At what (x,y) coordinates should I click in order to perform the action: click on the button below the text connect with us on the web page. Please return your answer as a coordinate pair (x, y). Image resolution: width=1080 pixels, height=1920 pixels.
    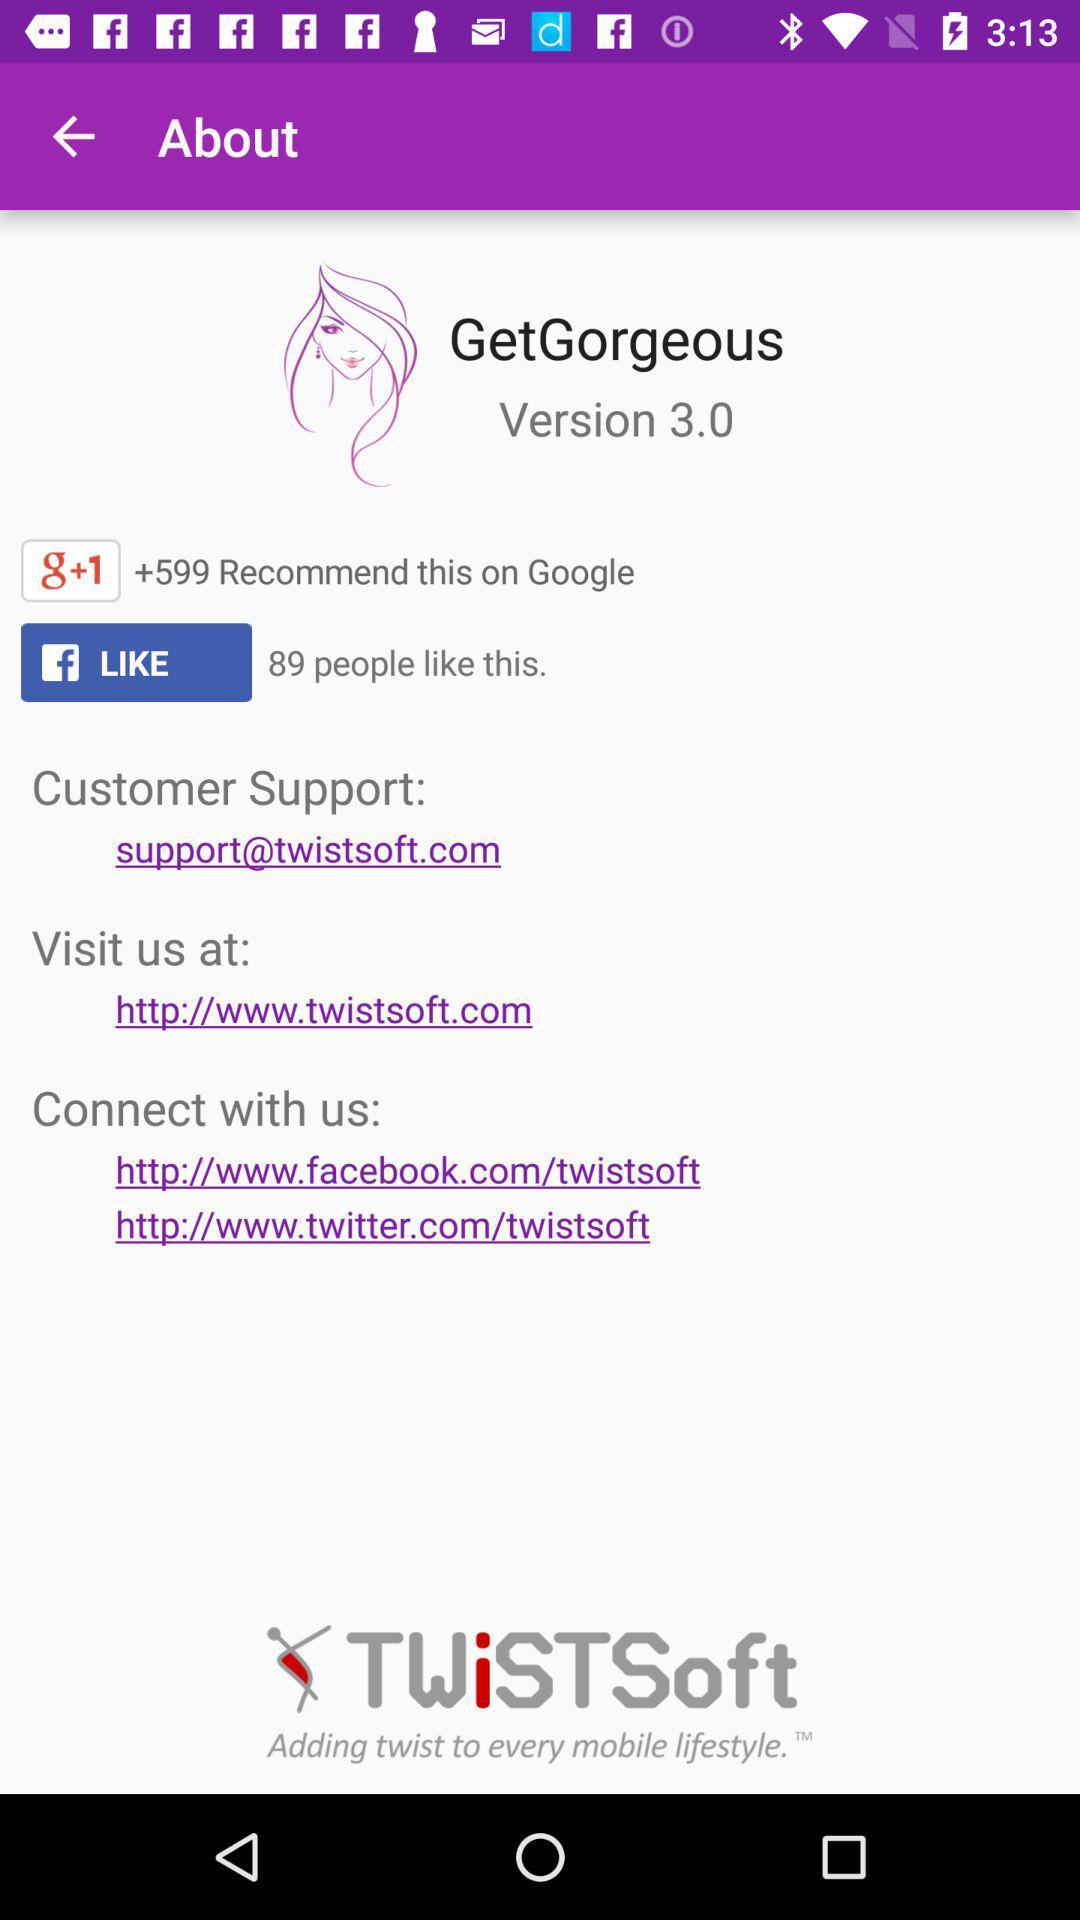
    Looking at the image, I should click on (407, 1169).